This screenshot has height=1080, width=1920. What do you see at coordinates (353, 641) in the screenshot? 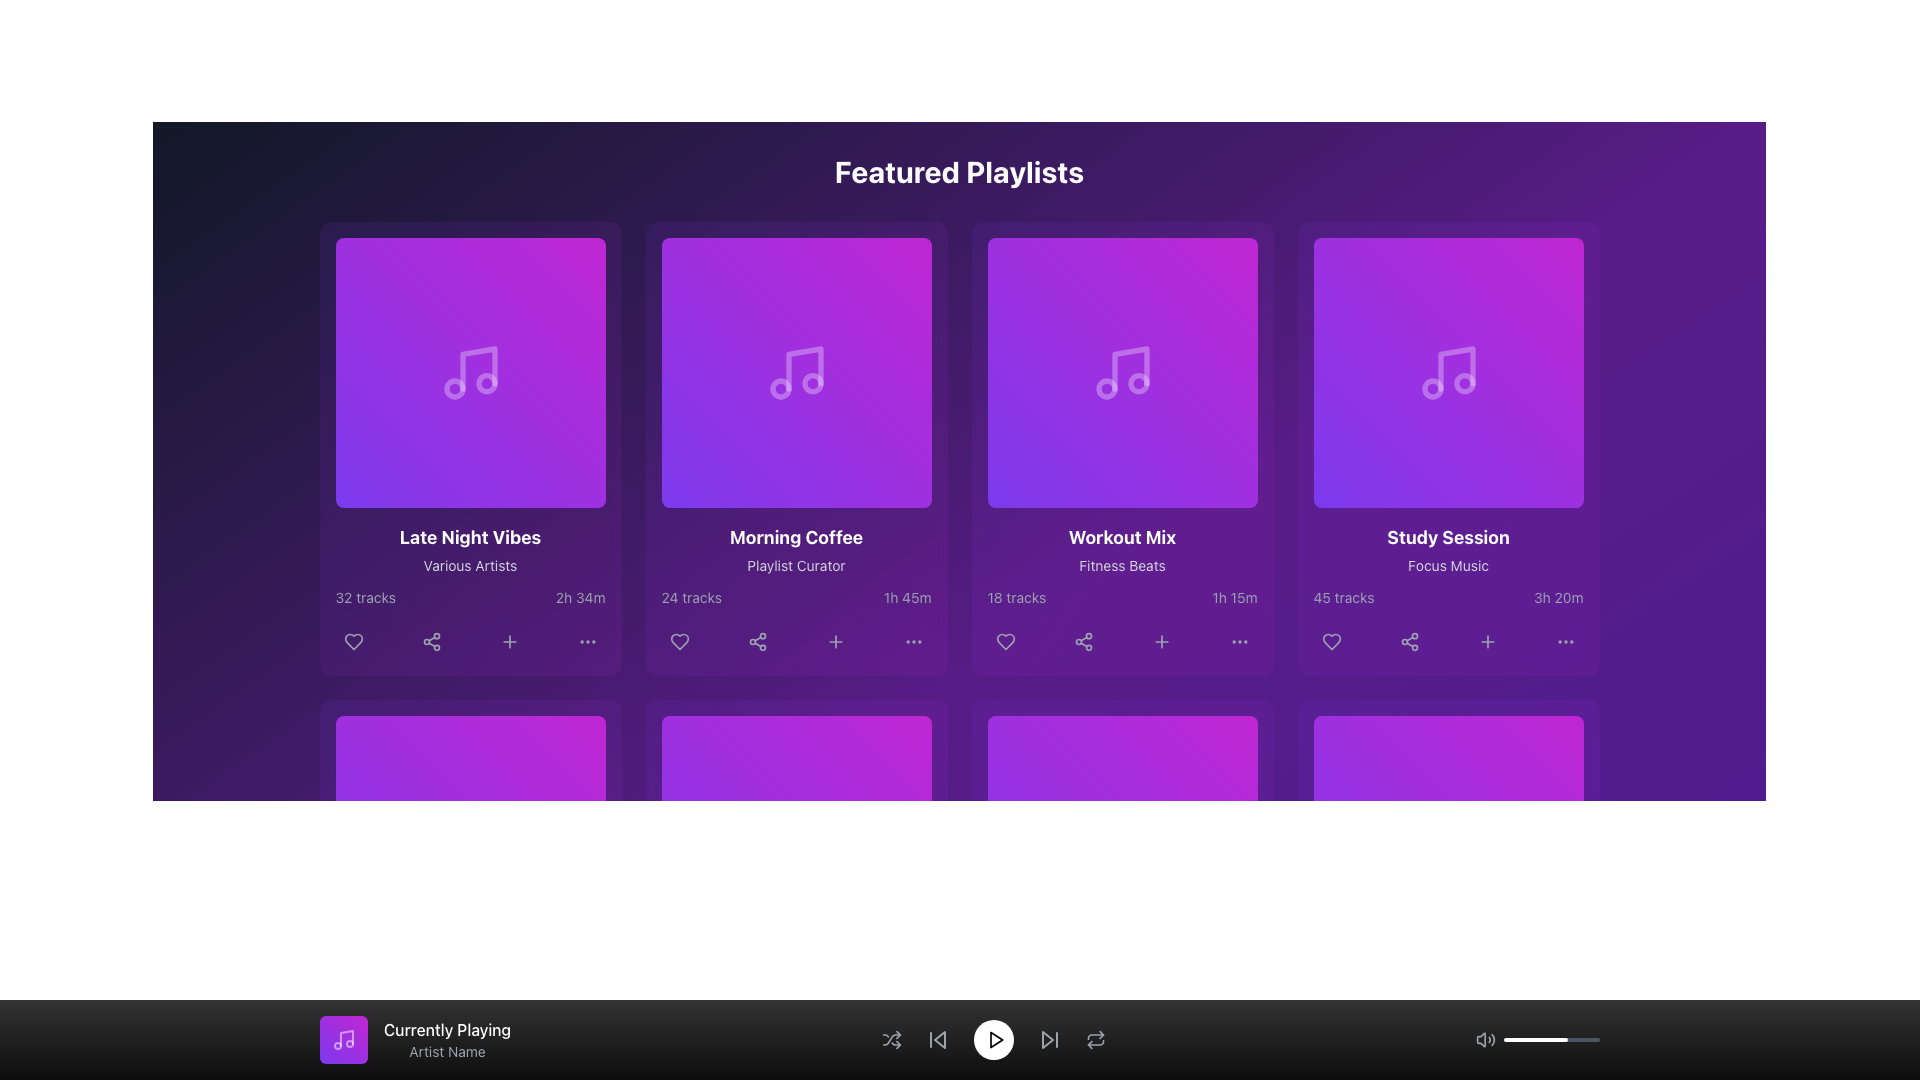
I see `the outlined heart icon located in the 'Late Night Vibes' card within the 'Featured Playlists' section` at bounding box center [353, 641].